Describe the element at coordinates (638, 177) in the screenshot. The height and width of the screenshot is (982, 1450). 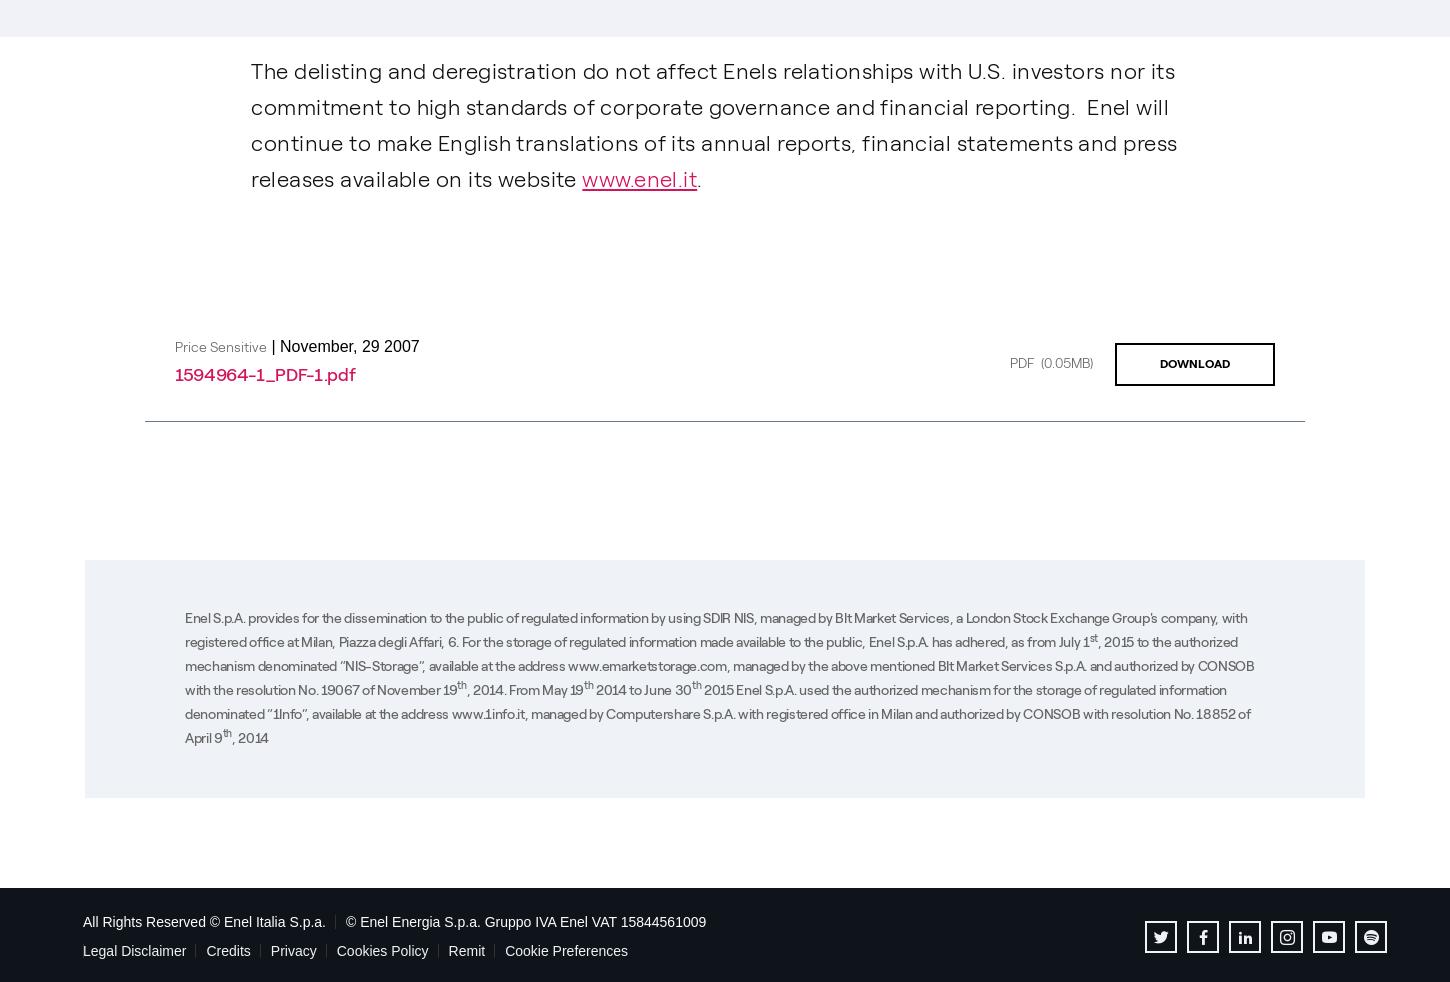
I see `'www.enel.it'` at that location.